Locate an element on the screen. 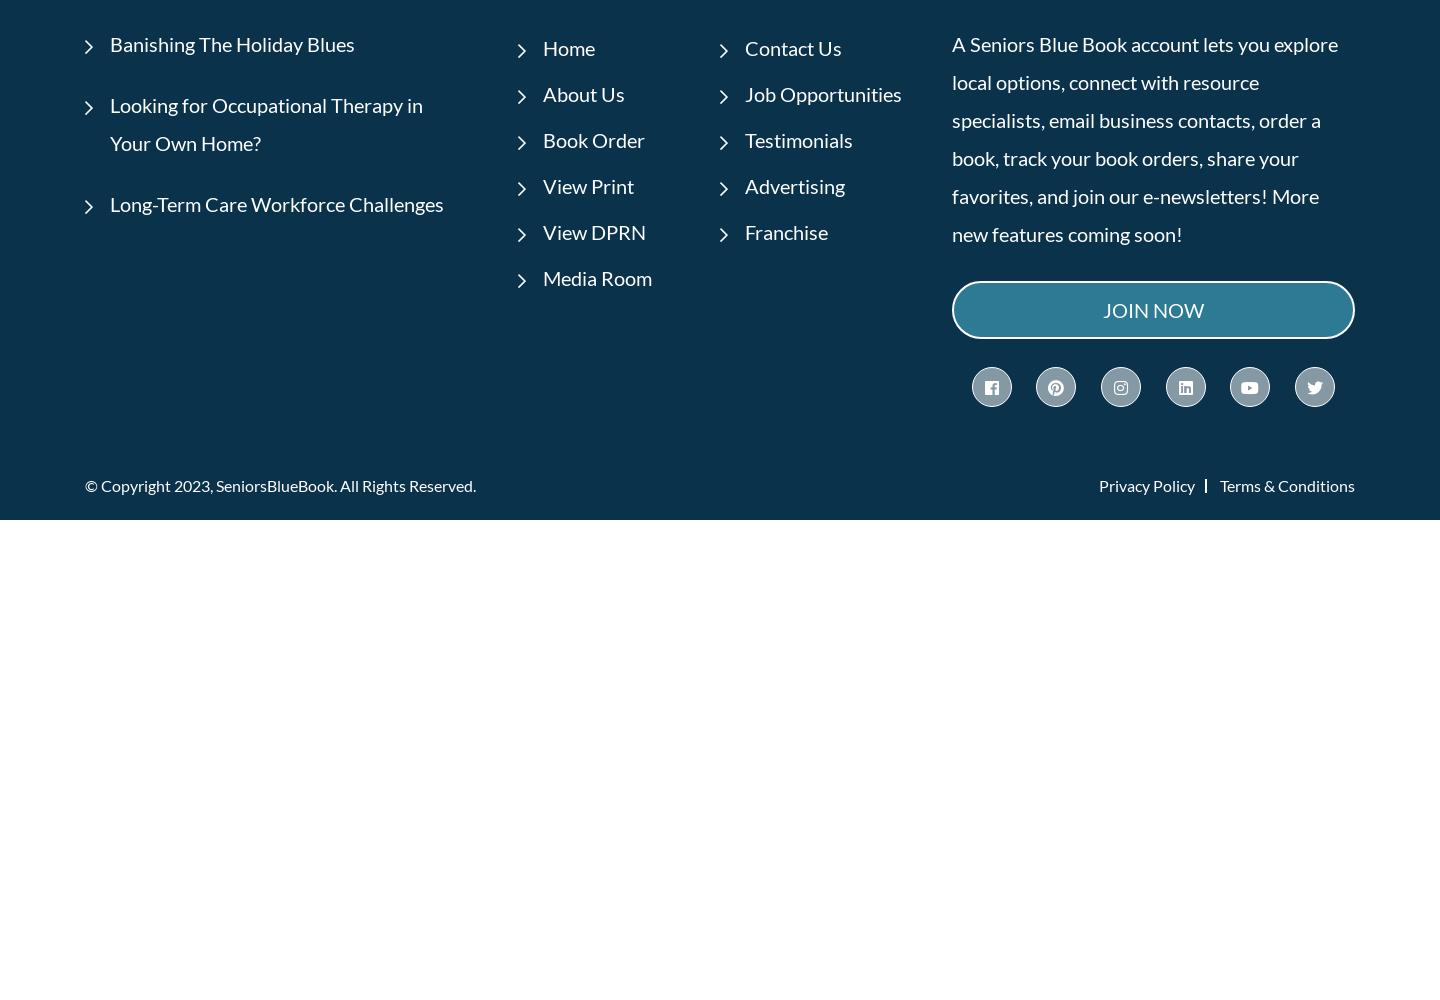 Image resolution: width=1440 pixels, height=1000 pixels. 'Advertising' is located at coordinates (794, 185).